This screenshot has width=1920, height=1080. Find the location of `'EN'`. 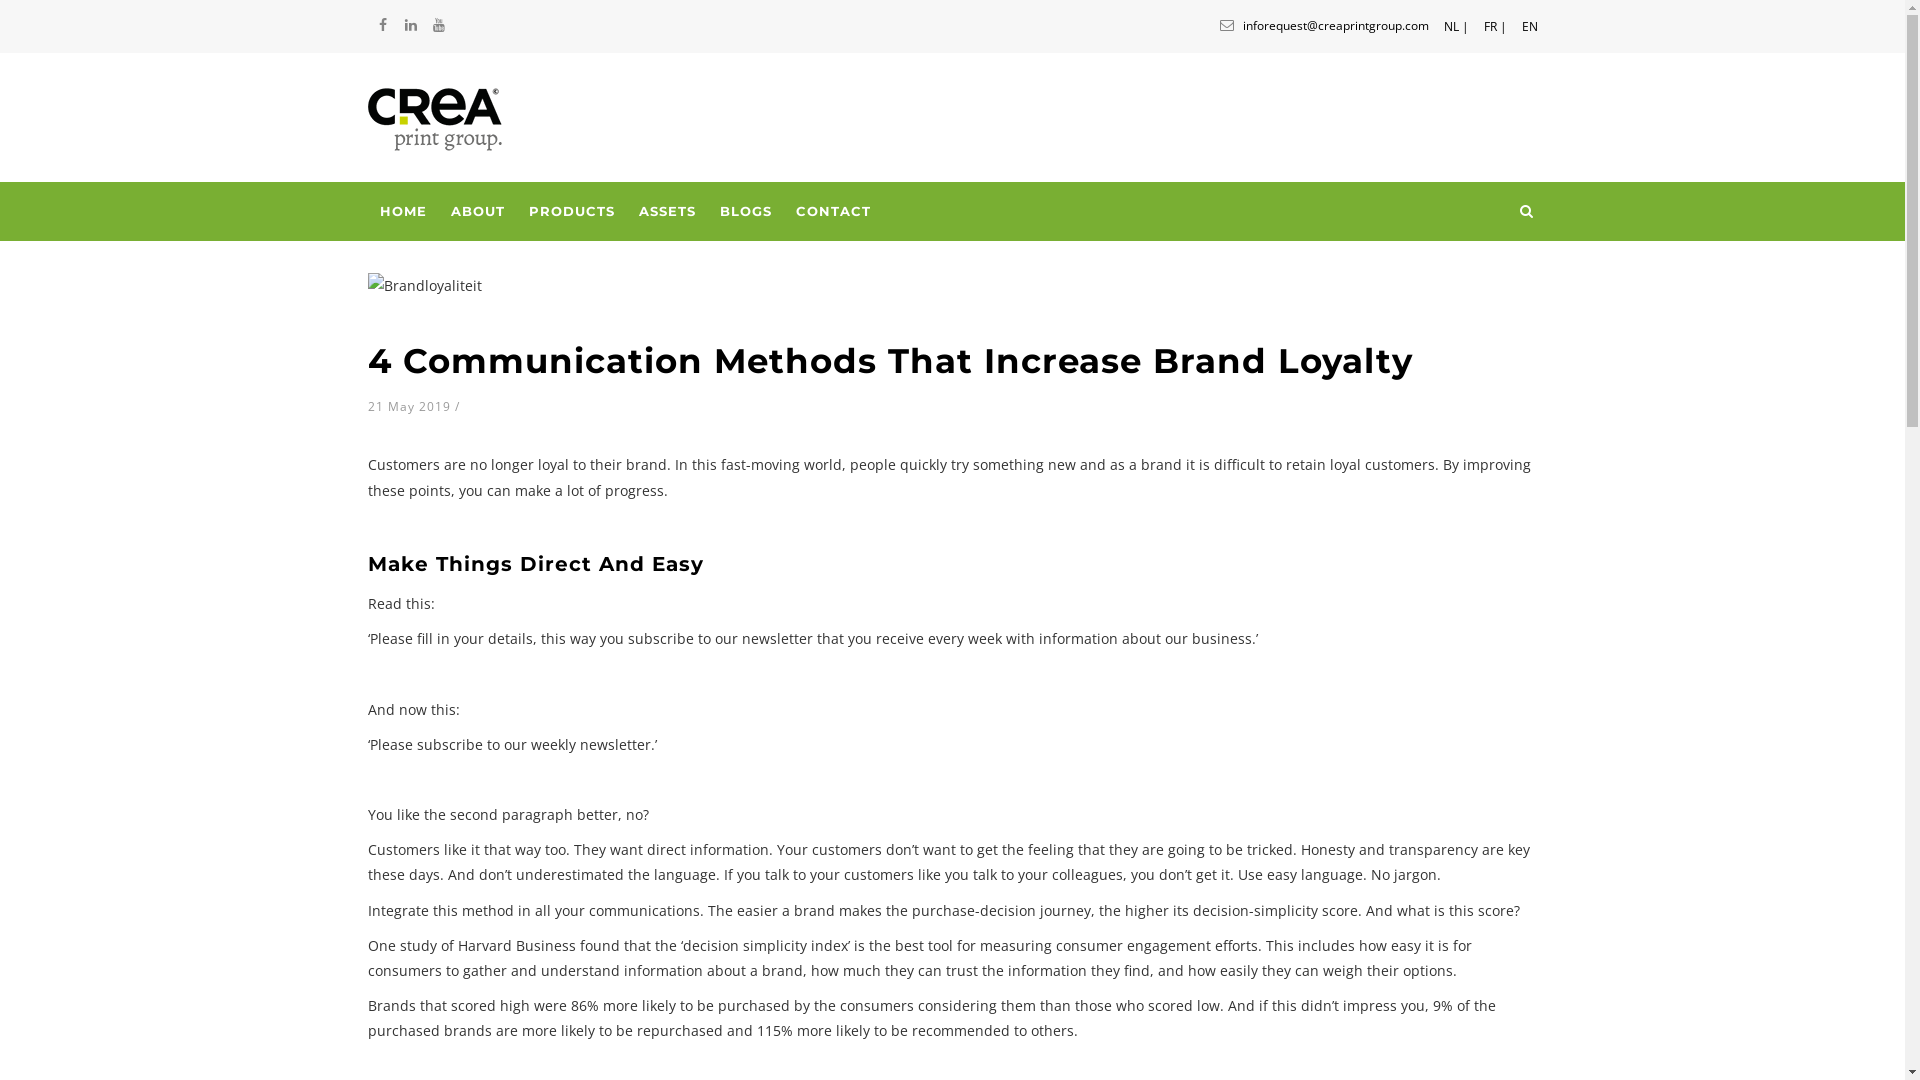

'EN' is located at coordinates (1529, 23).